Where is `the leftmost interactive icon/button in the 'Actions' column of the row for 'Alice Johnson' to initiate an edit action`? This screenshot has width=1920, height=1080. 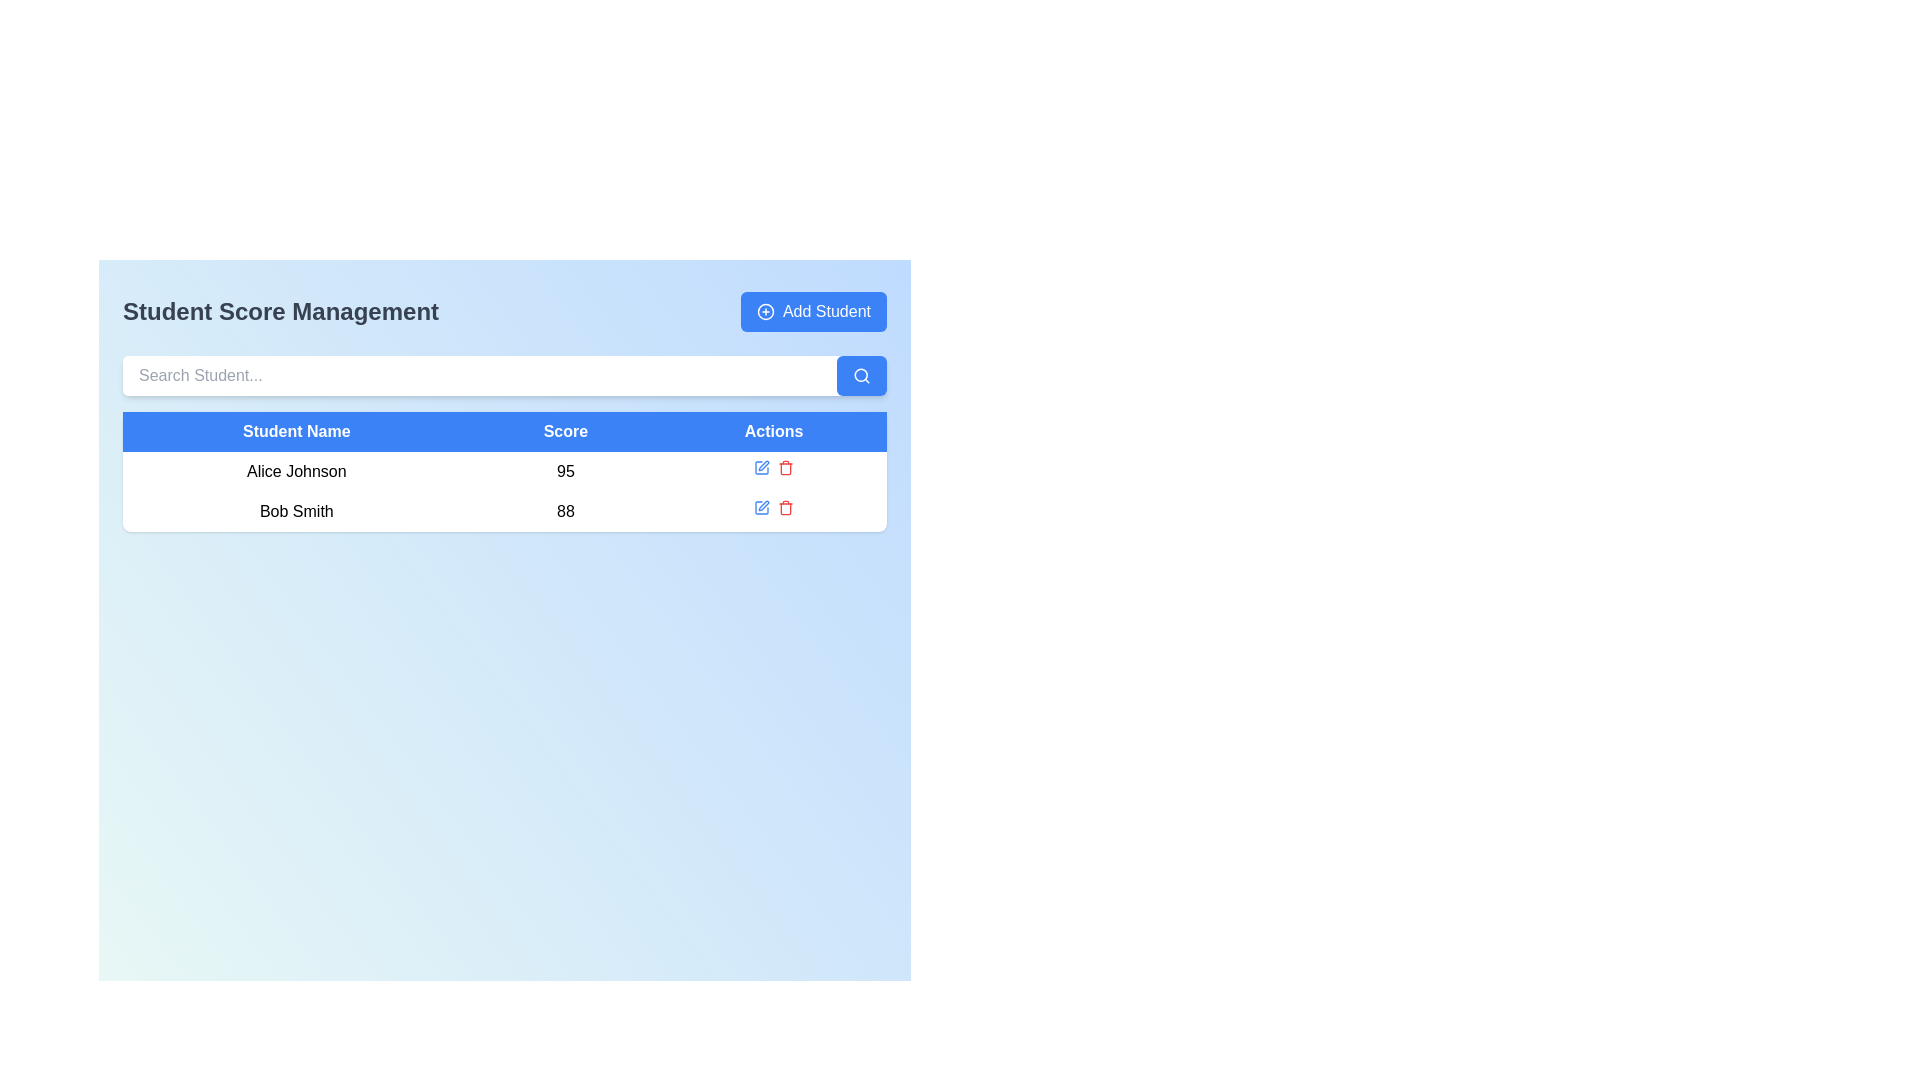
the leftmost interactive icon/button in the 'Actions' column of the row for 'Alice Johnson' to initiate an edit action is located at coordinates (761, 467).